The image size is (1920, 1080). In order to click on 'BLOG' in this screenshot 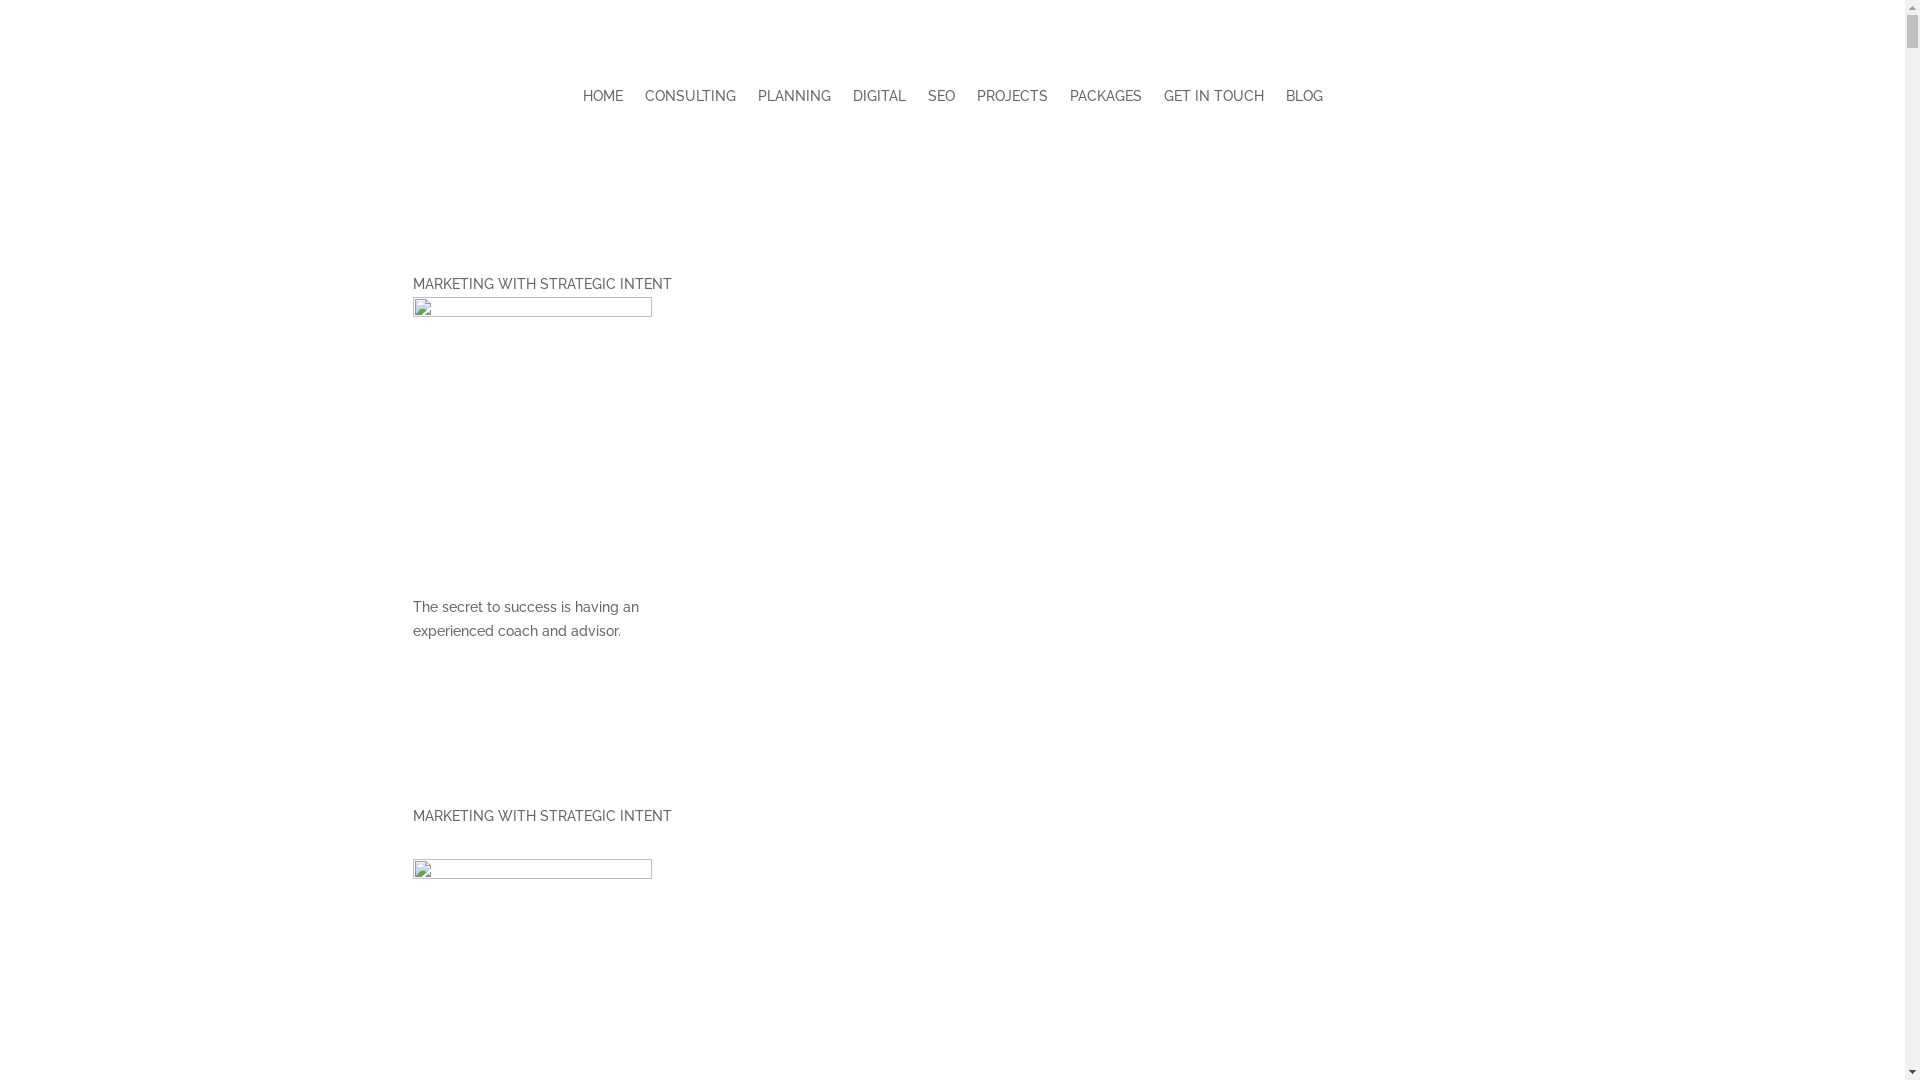, I will do `click(1304, 100)`.